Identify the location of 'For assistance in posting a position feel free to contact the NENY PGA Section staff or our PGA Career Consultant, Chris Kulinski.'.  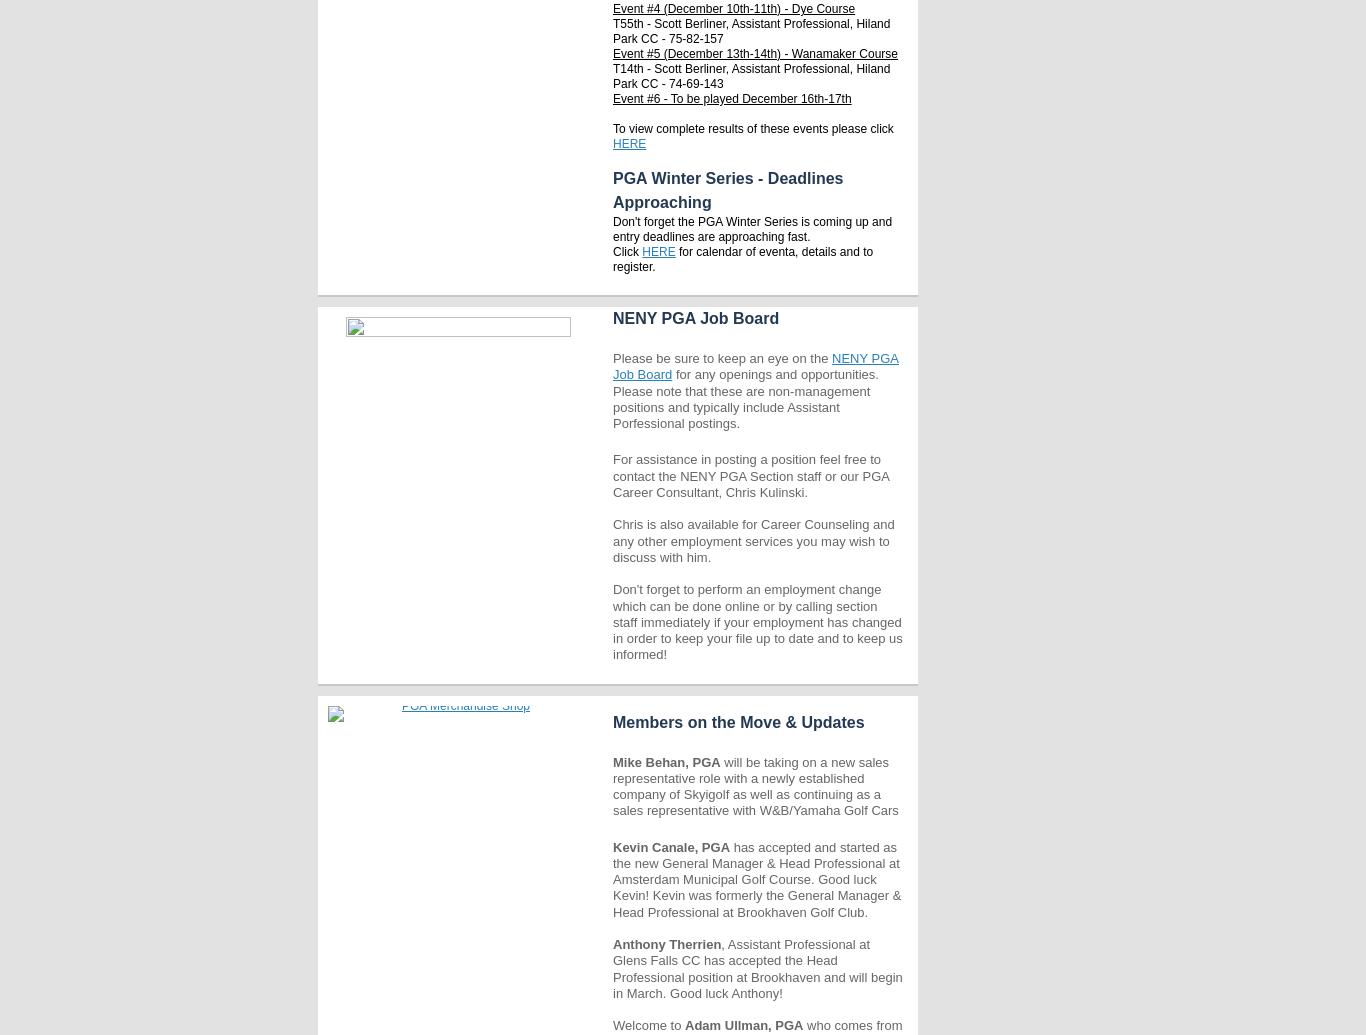
(751, 475).